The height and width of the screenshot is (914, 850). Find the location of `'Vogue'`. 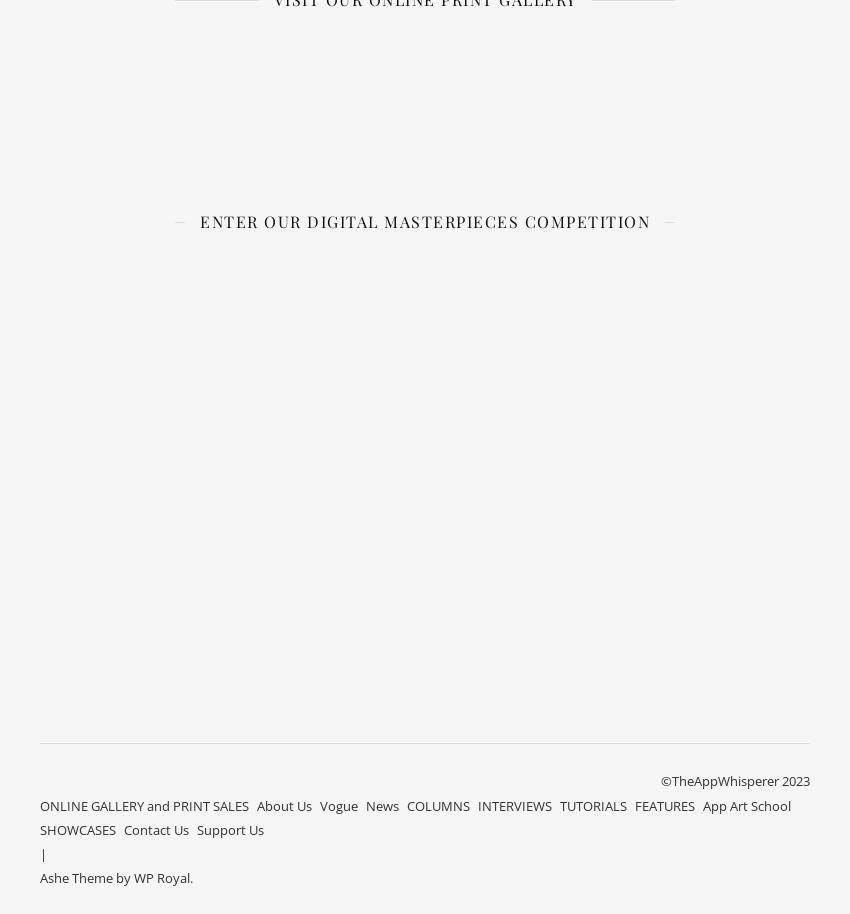

'Vogue' is located at coordinates (320, 803).